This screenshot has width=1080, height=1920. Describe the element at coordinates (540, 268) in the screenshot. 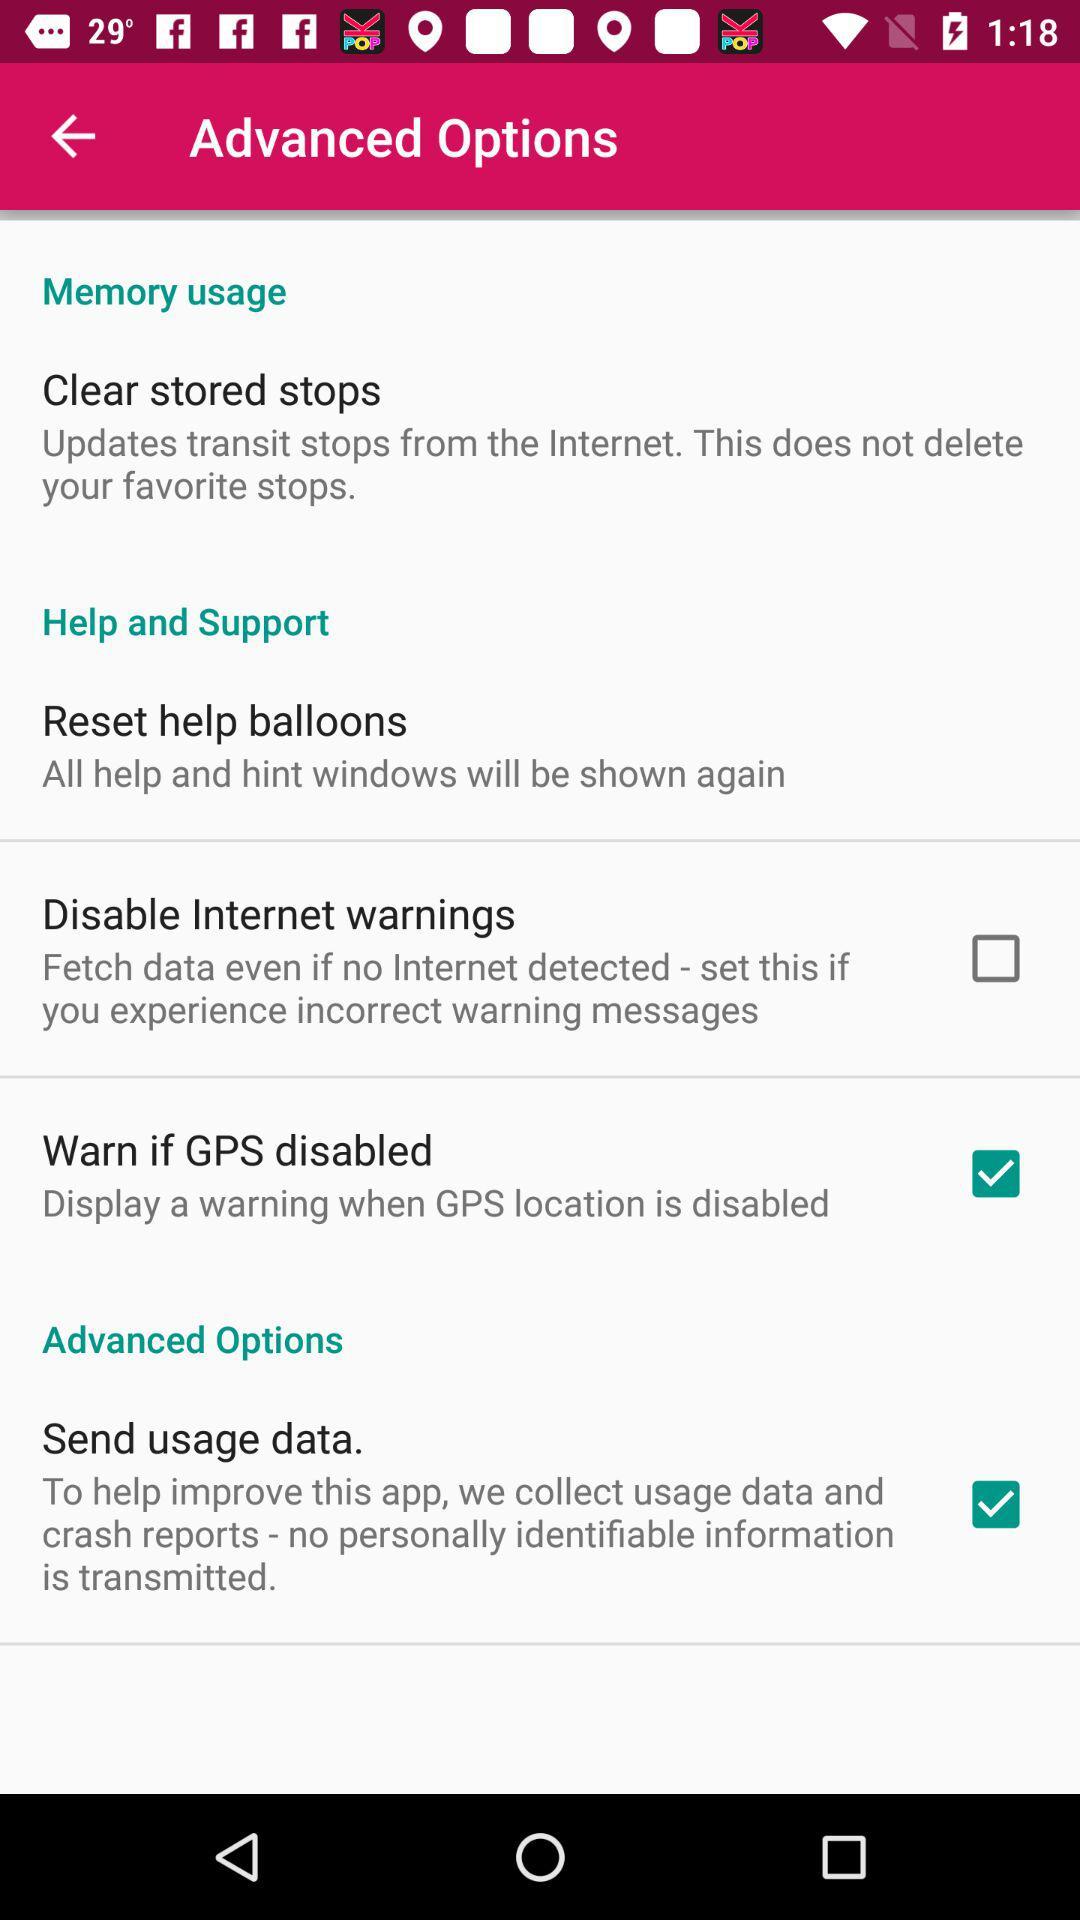

I see `memory usage icon` at that location.